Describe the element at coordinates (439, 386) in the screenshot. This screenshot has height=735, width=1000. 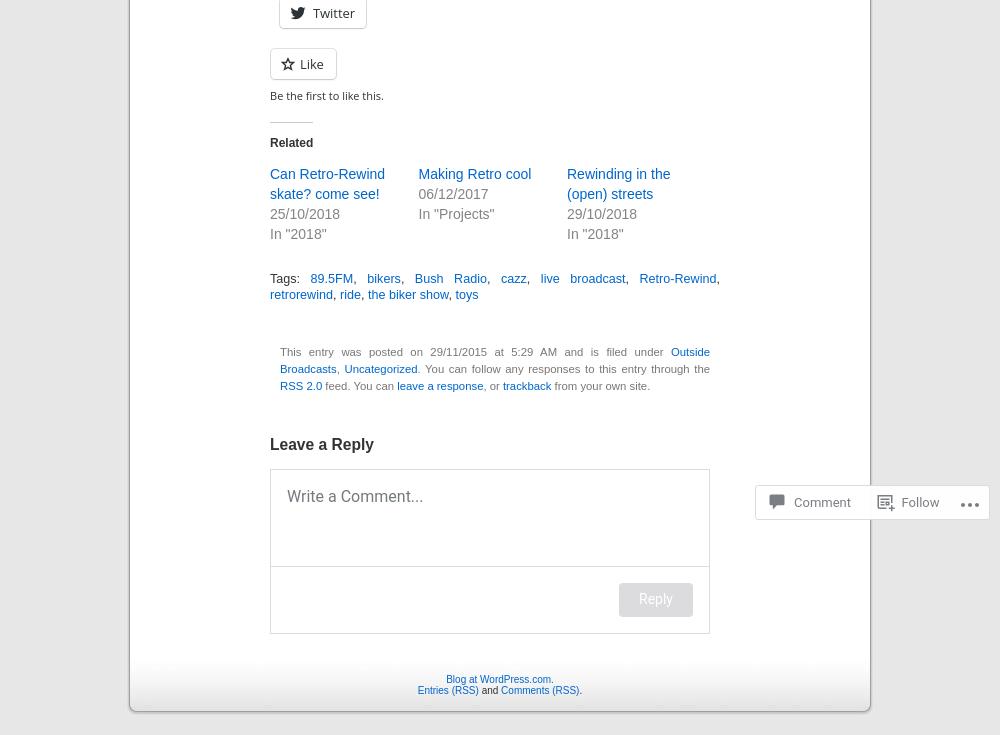
I see `'leave a response'` at that location.